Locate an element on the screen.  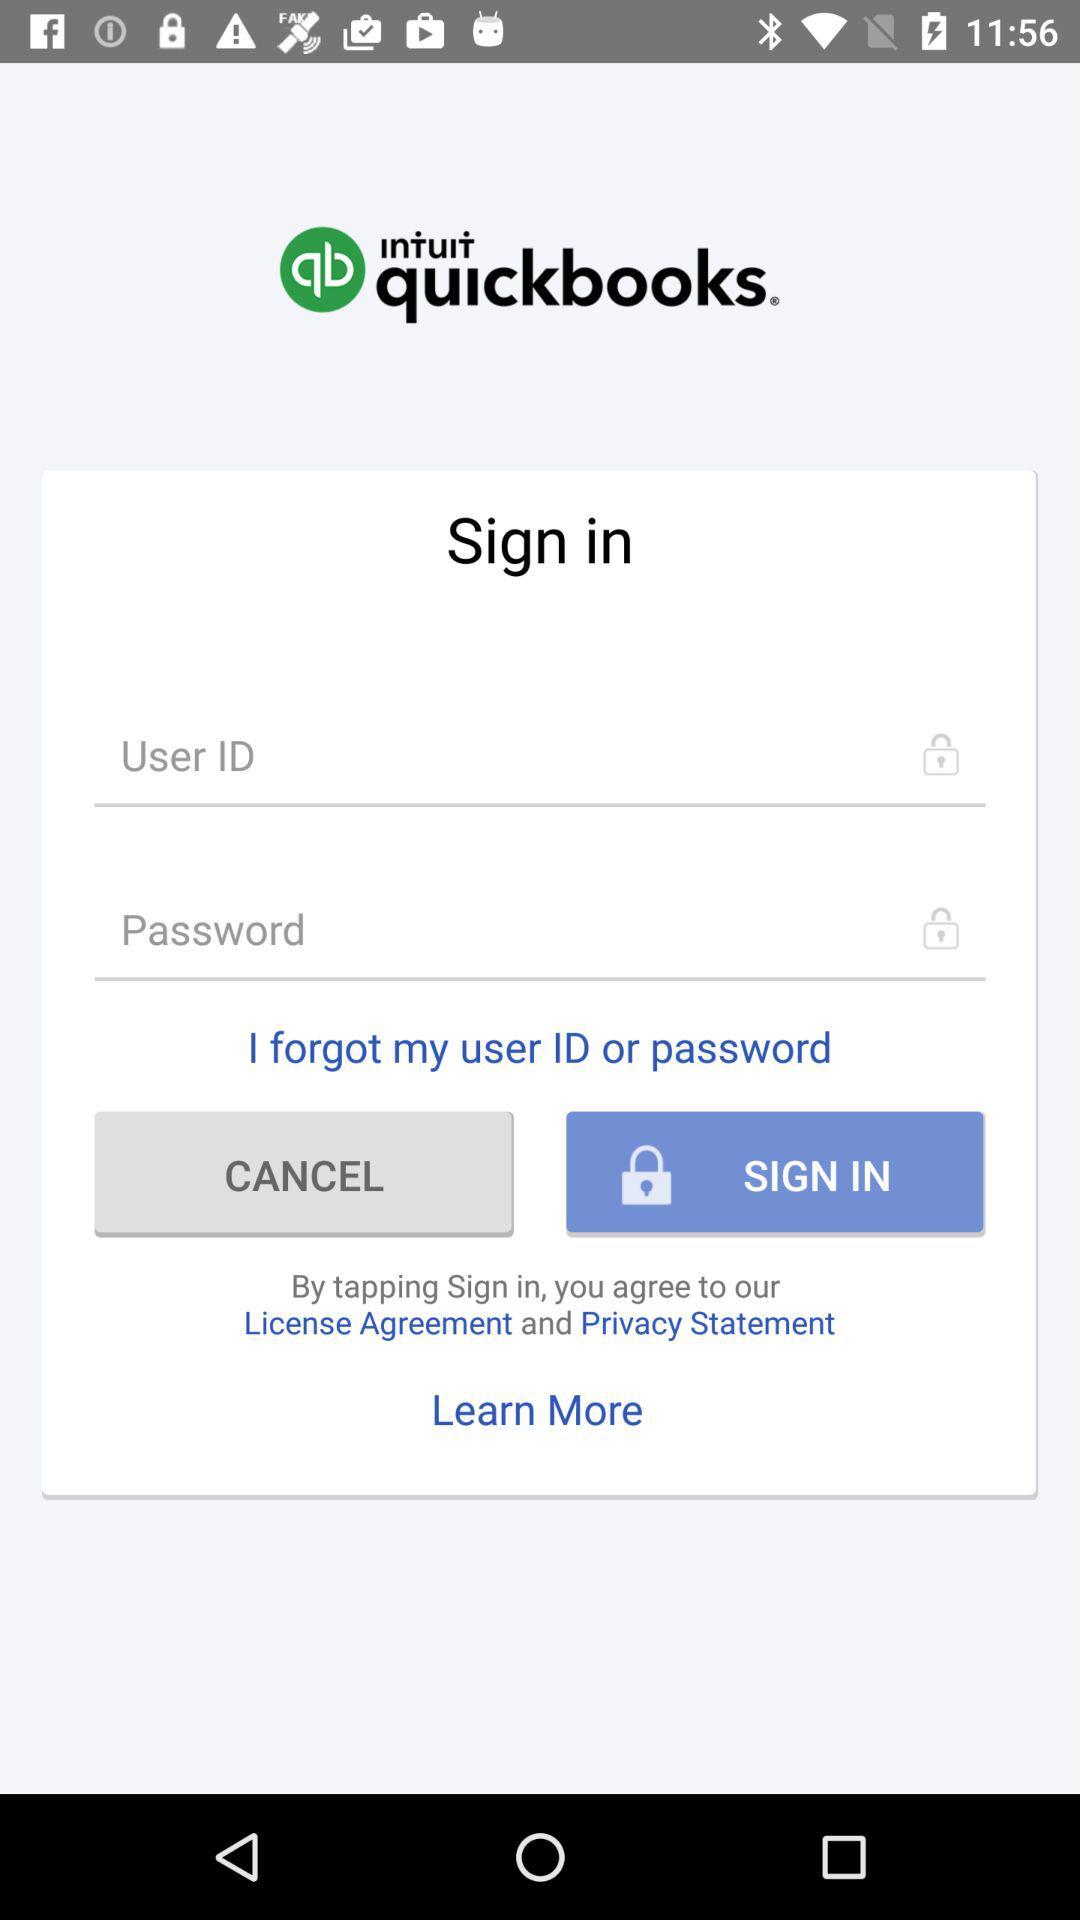
by tapping sign item is located at coordinates (538, 1303).